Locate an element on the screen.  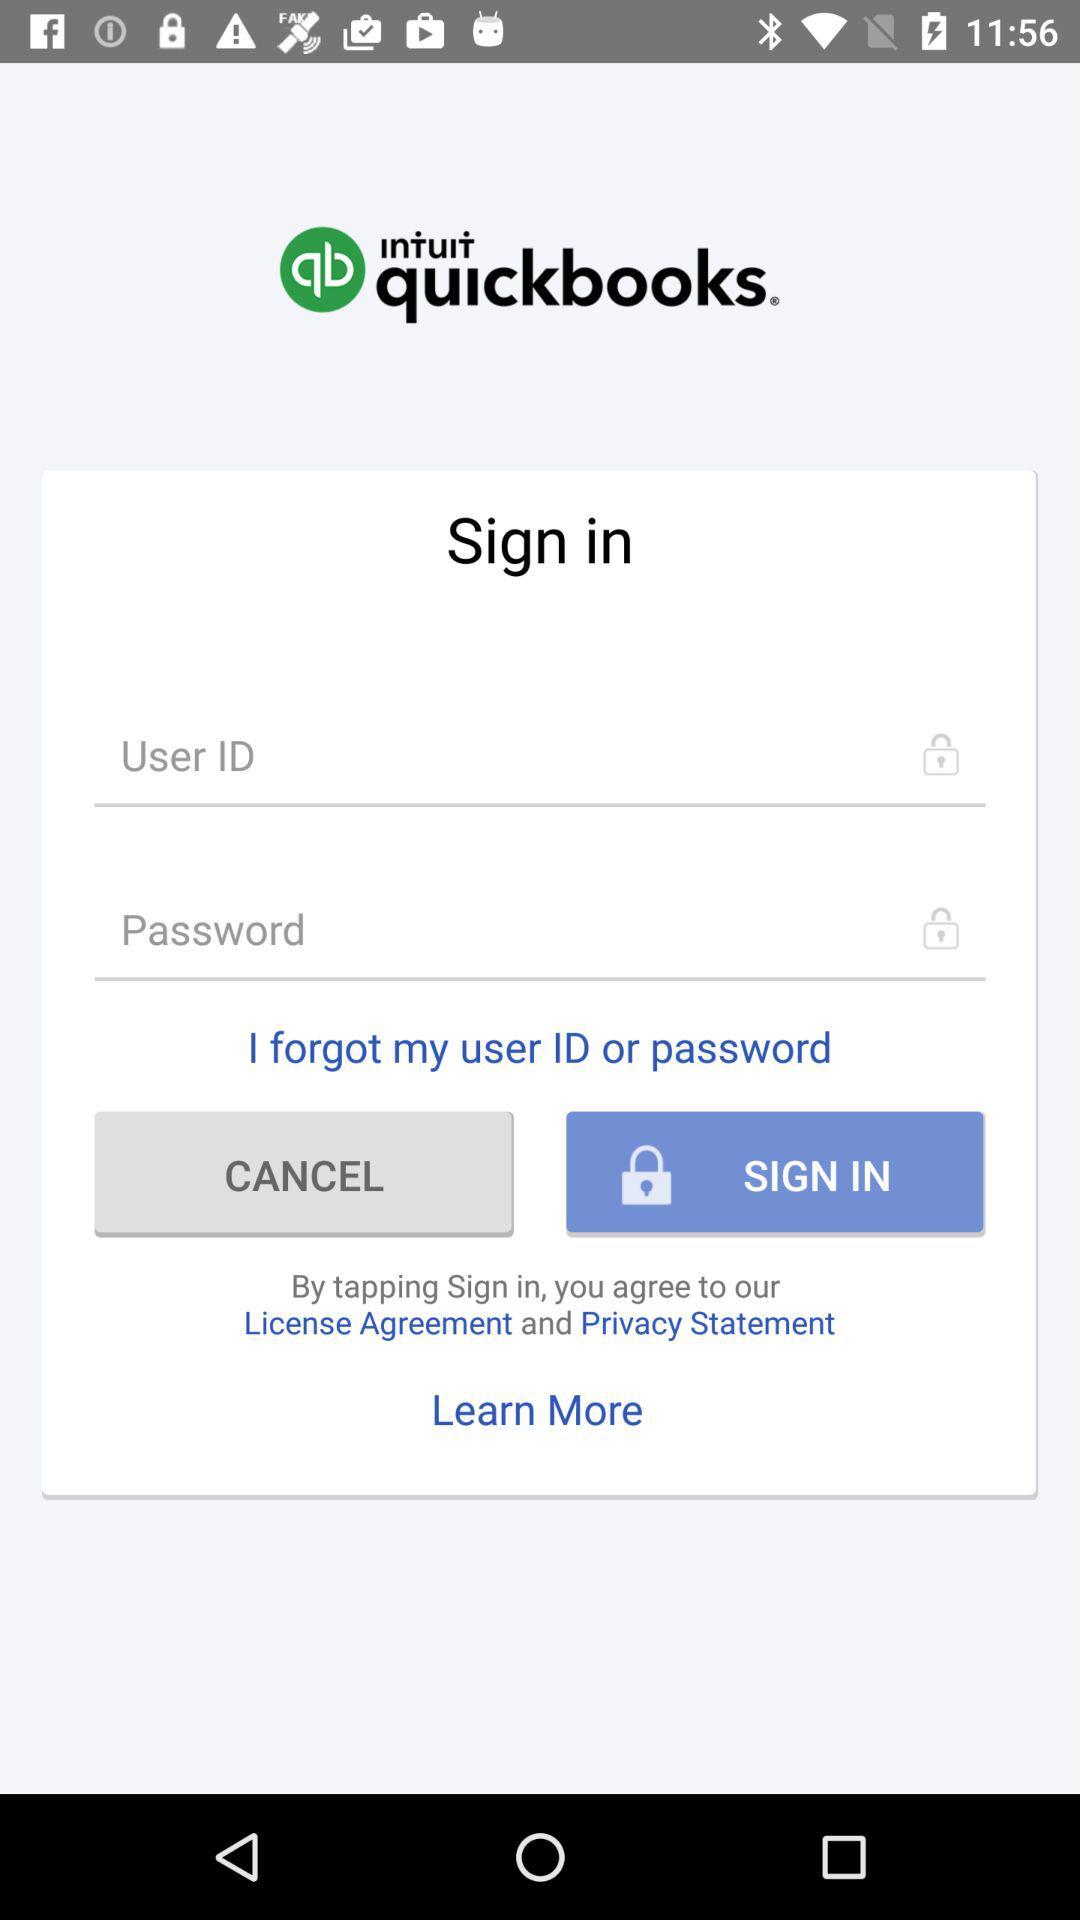
by tapping sign item is located at coordinates (538, 1303).